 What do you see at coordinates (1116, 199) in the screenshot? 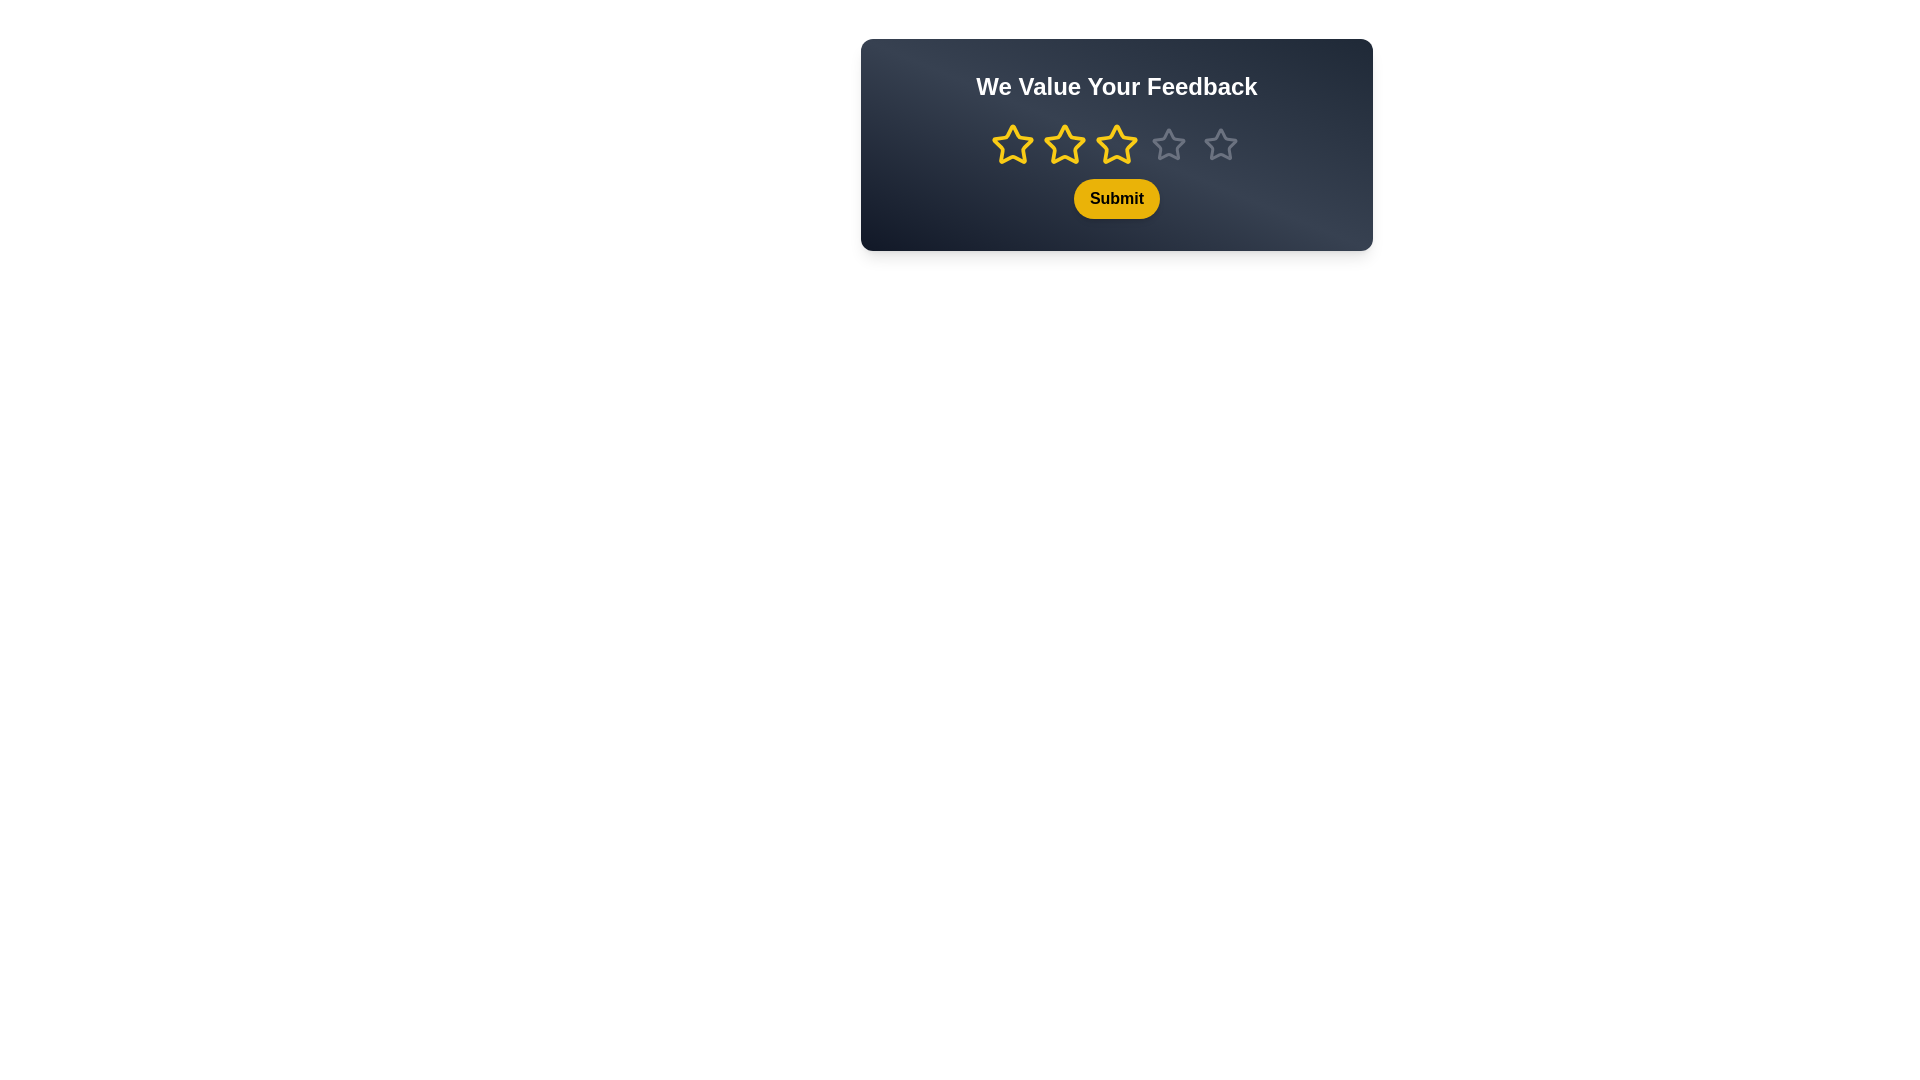
I see `the feedback submission button that is located centrally below the star rating interface to change its color` at bounding box center [1116, 199].